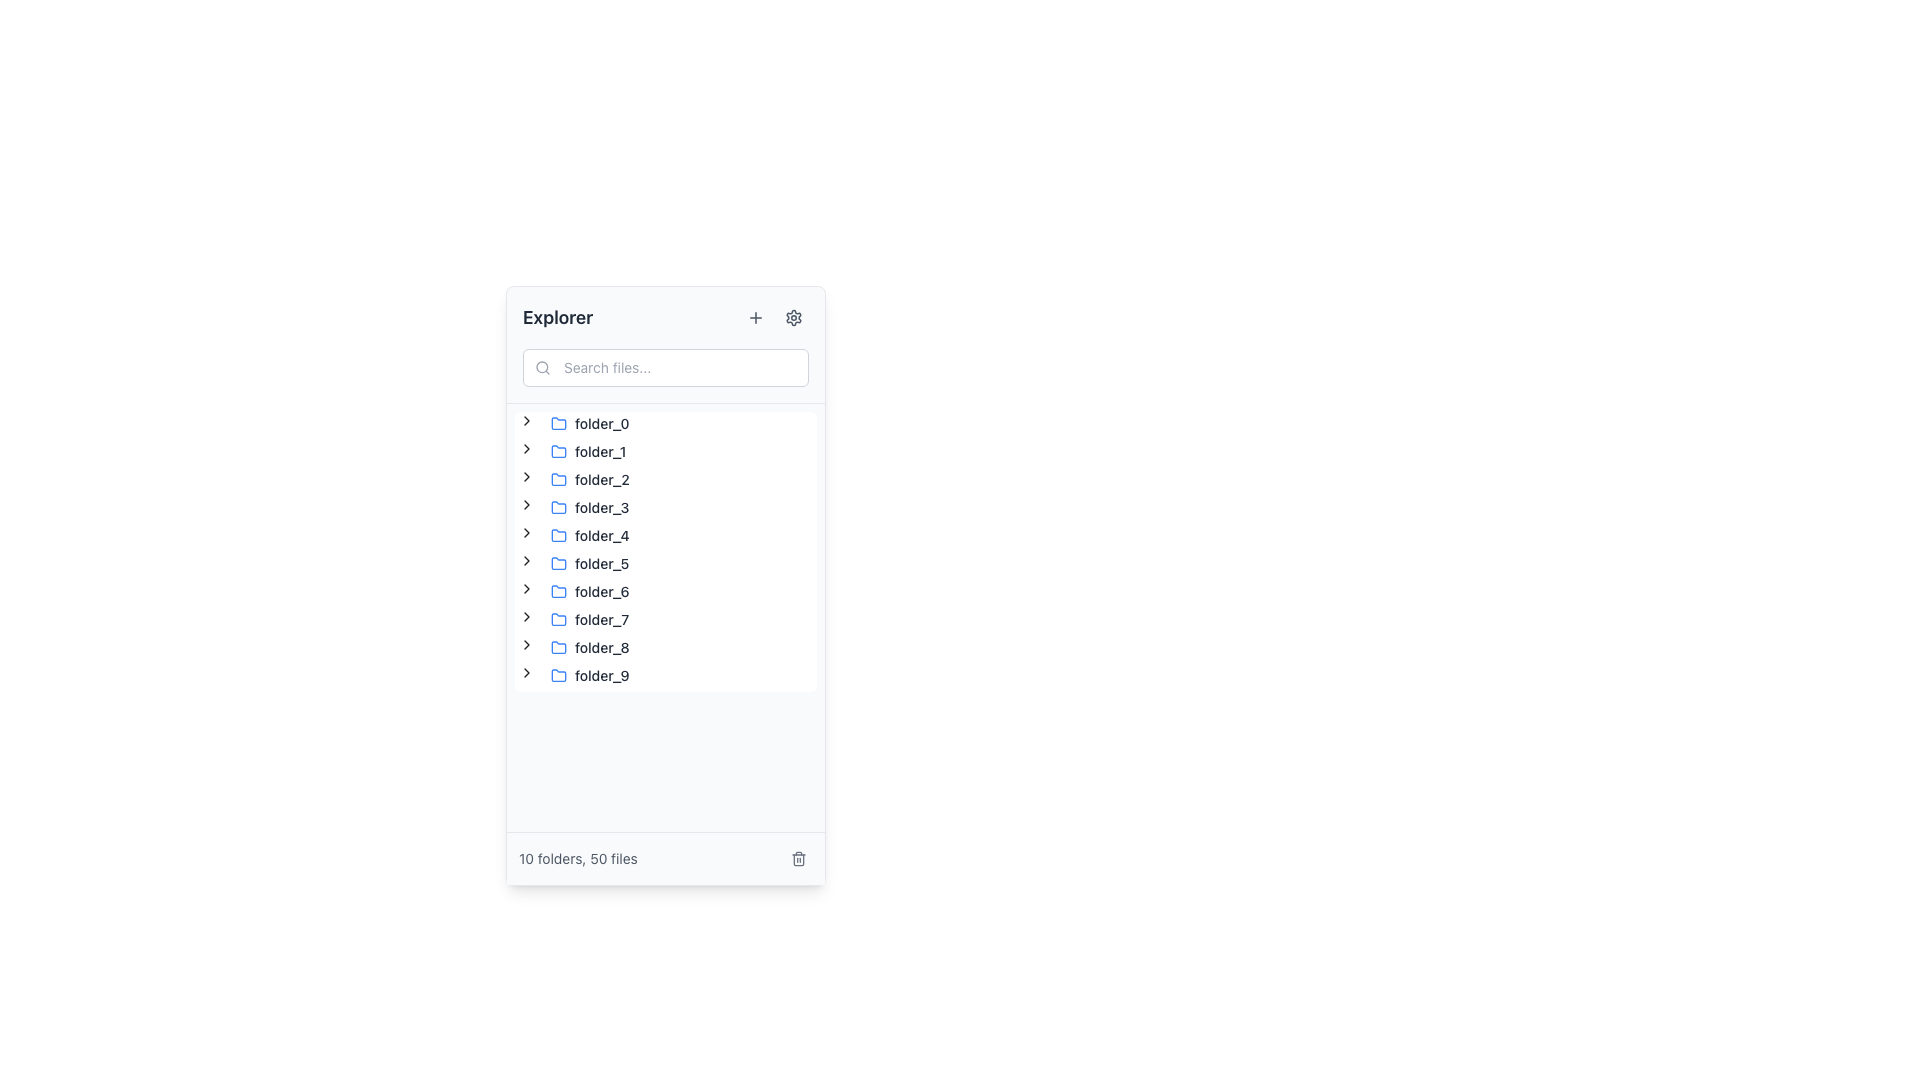 The height and width of the screenshot is (1080, 1920). I want to click on label text for the folder named 'folder_7', which is the seventh item in the vertical list within the 'Explorer' navigation panel, so click(601, 619).